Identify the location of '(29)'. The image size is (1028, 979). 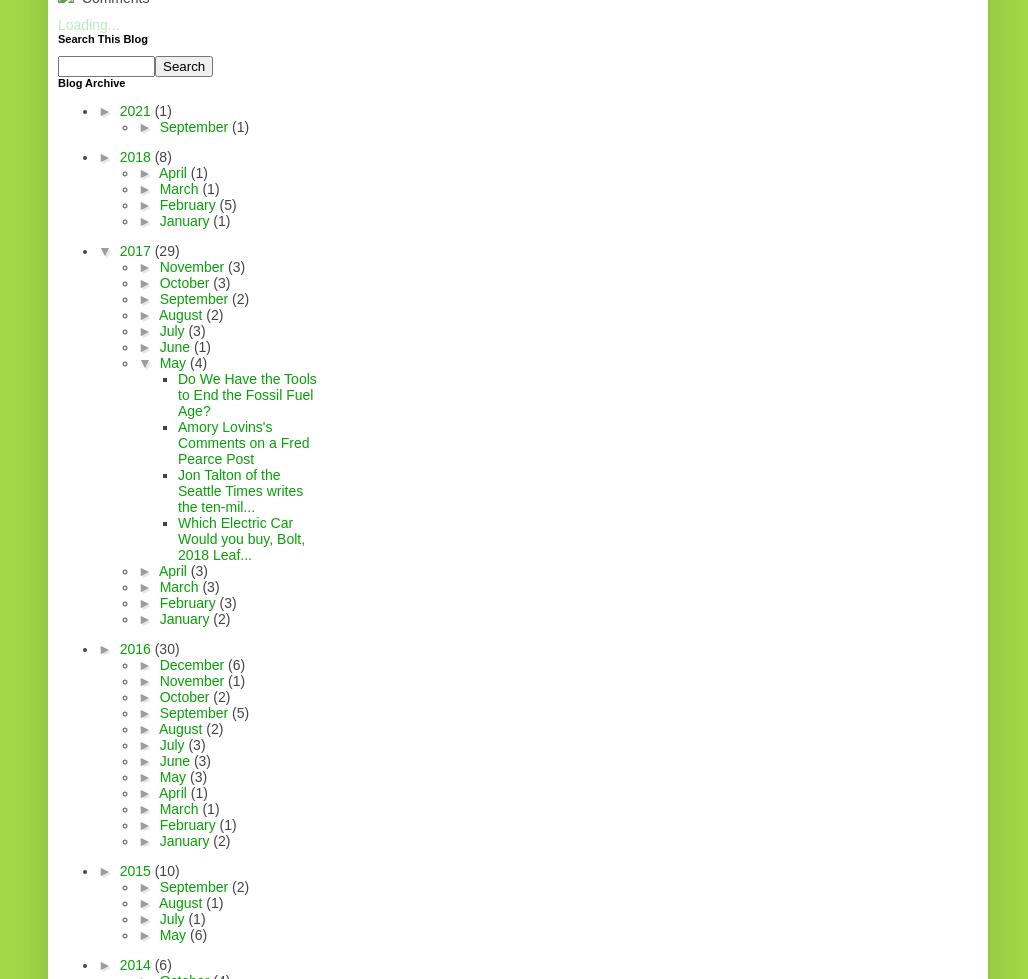
(166, 251).